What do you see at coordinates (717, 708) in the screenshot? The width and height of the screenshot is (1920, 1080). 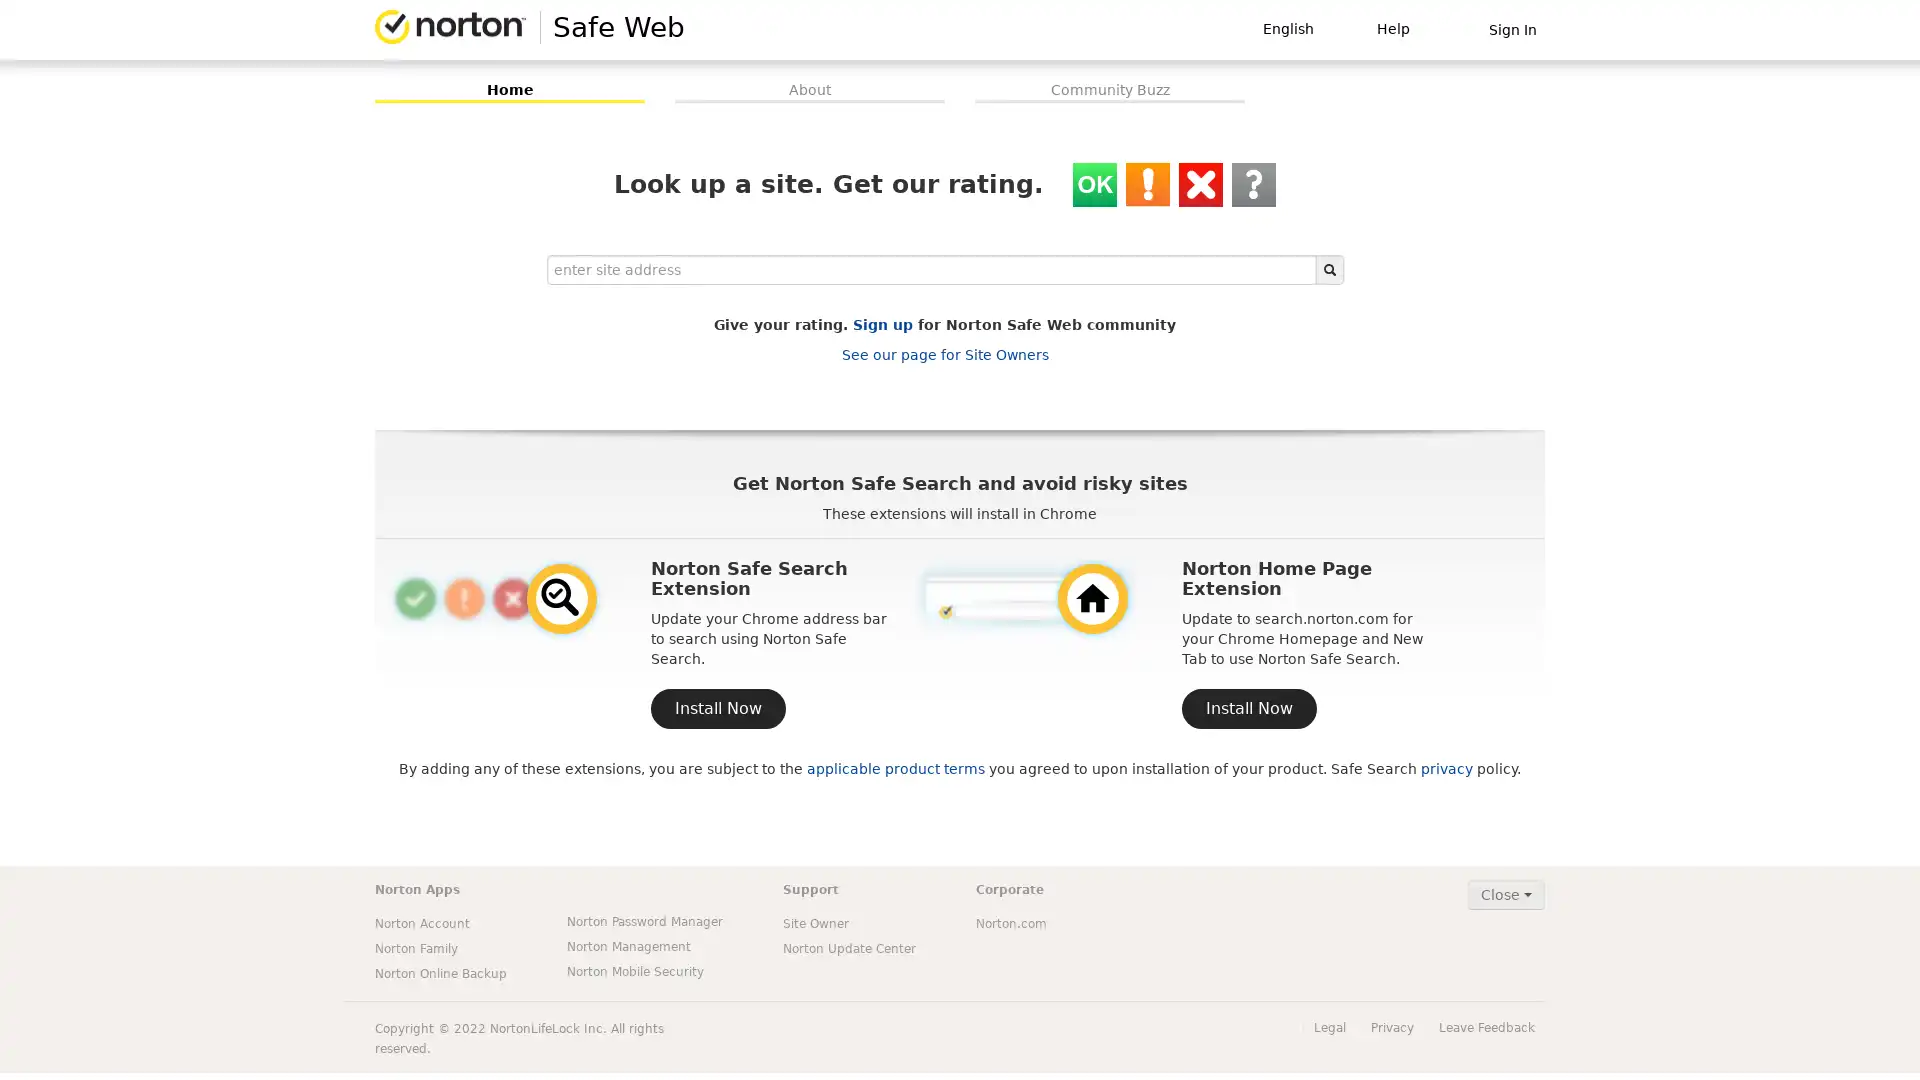 I see `Install Now` at bounding box center [717, 708].